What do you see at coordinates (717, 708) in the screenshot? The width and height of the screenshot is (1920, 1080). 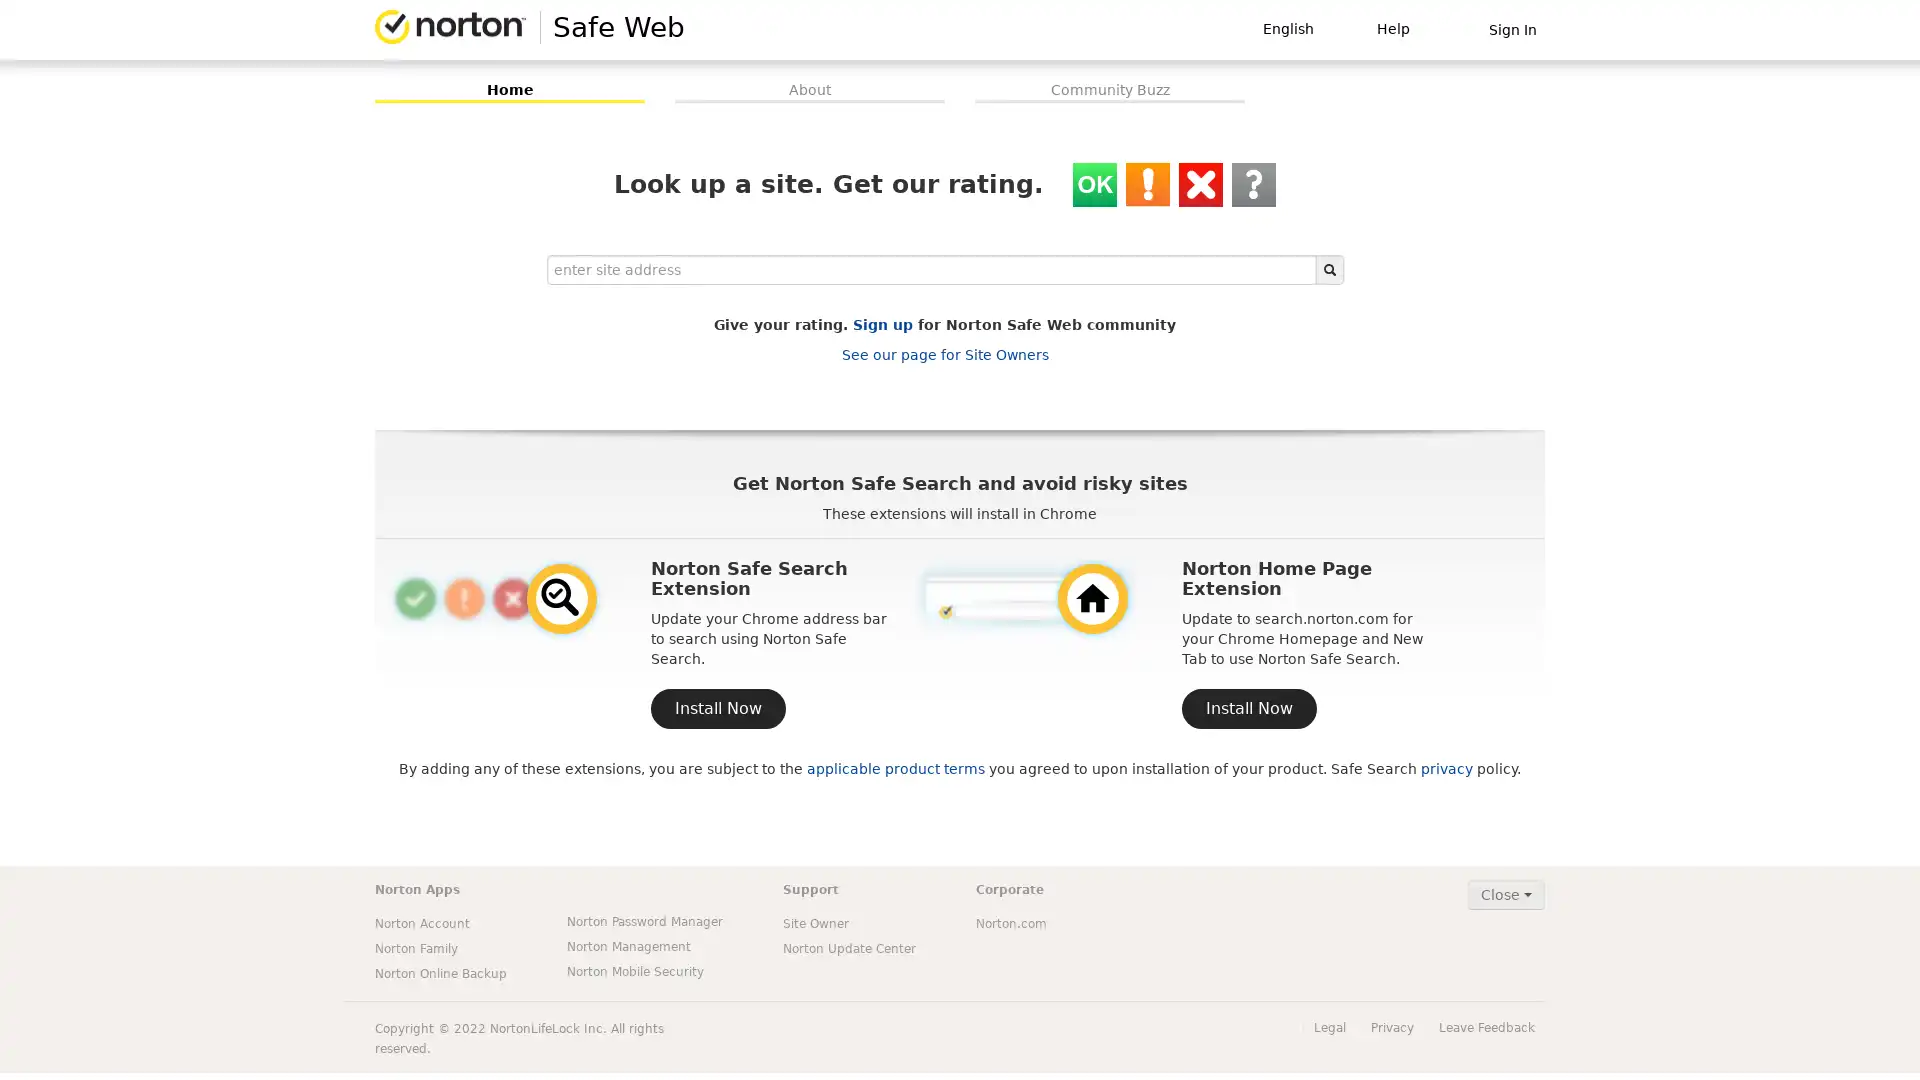 I see `Install Now` at bounding box center [717, 708].